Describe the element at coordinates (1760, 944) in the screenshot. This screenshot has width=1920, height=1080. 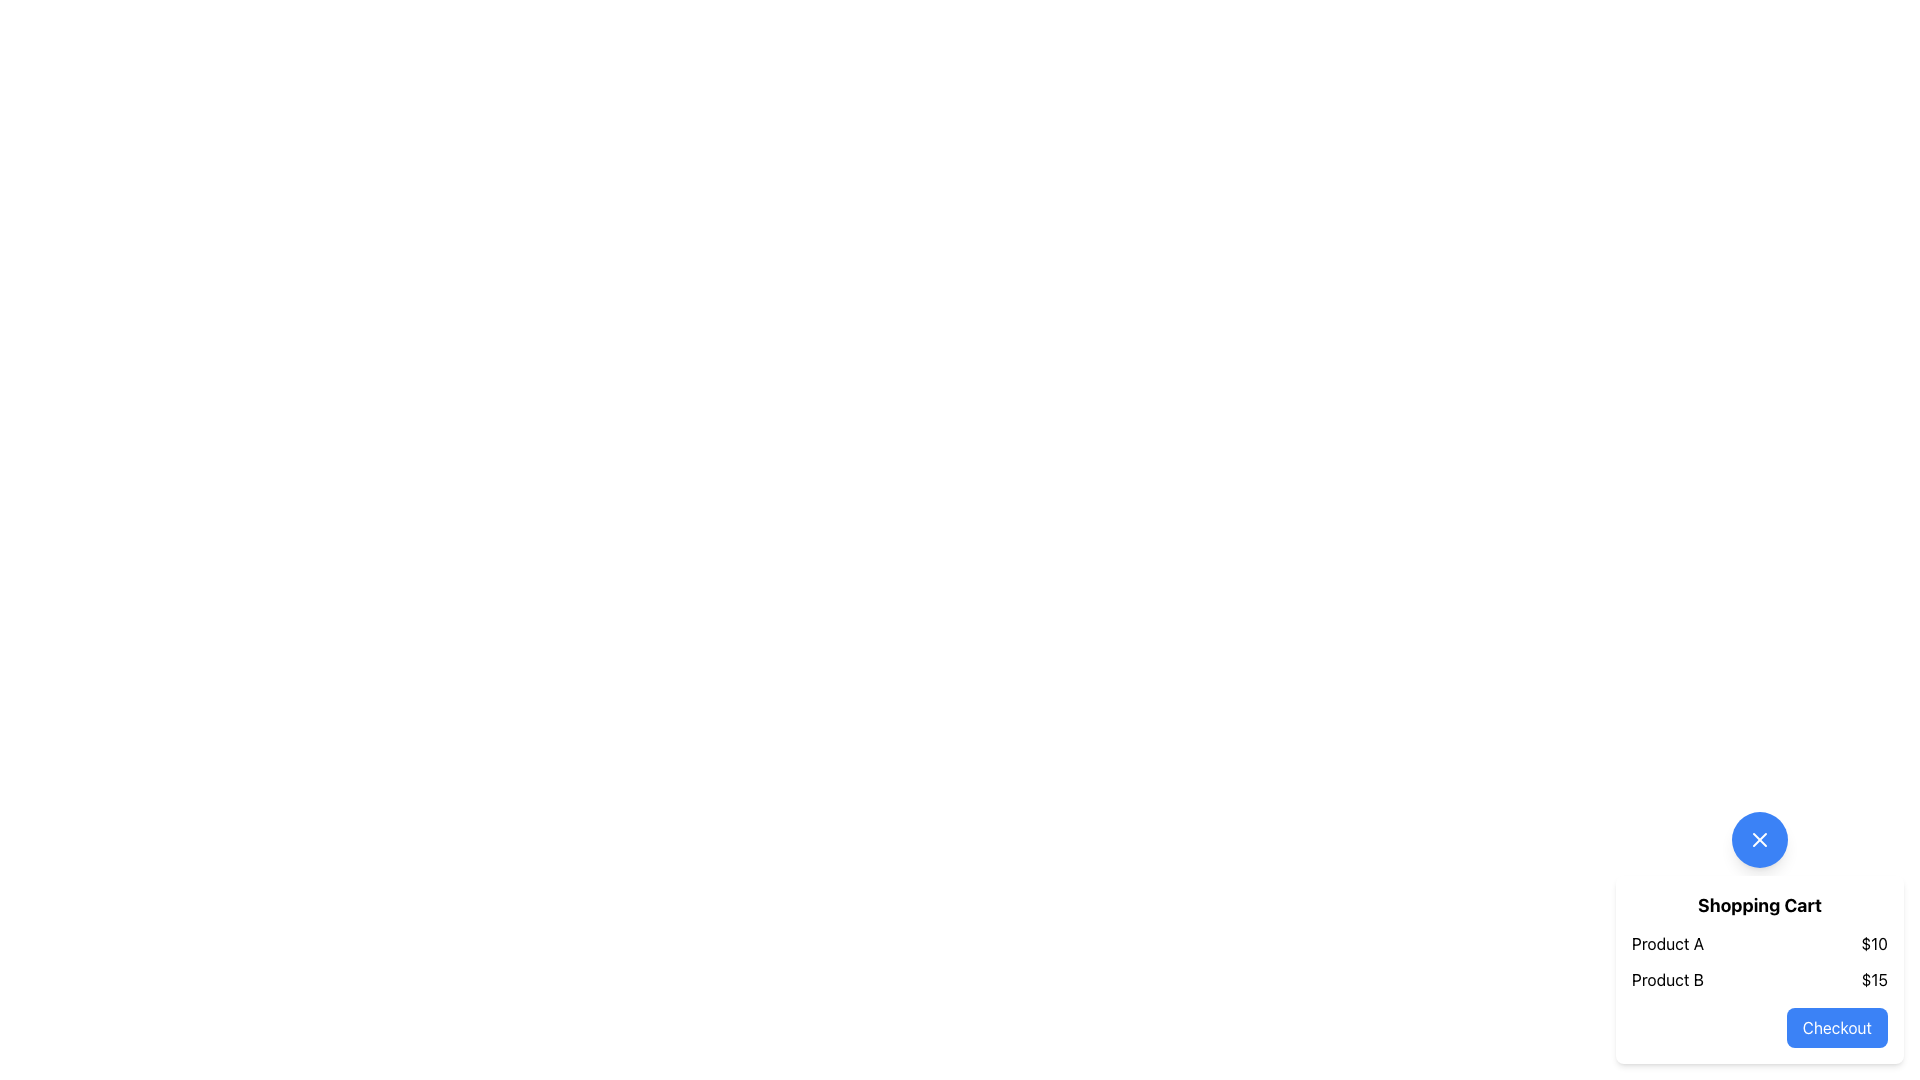
I see `first item in the shopping cart labeled 'Product A' with a price of '$10' by clicking on its center point` at that location.